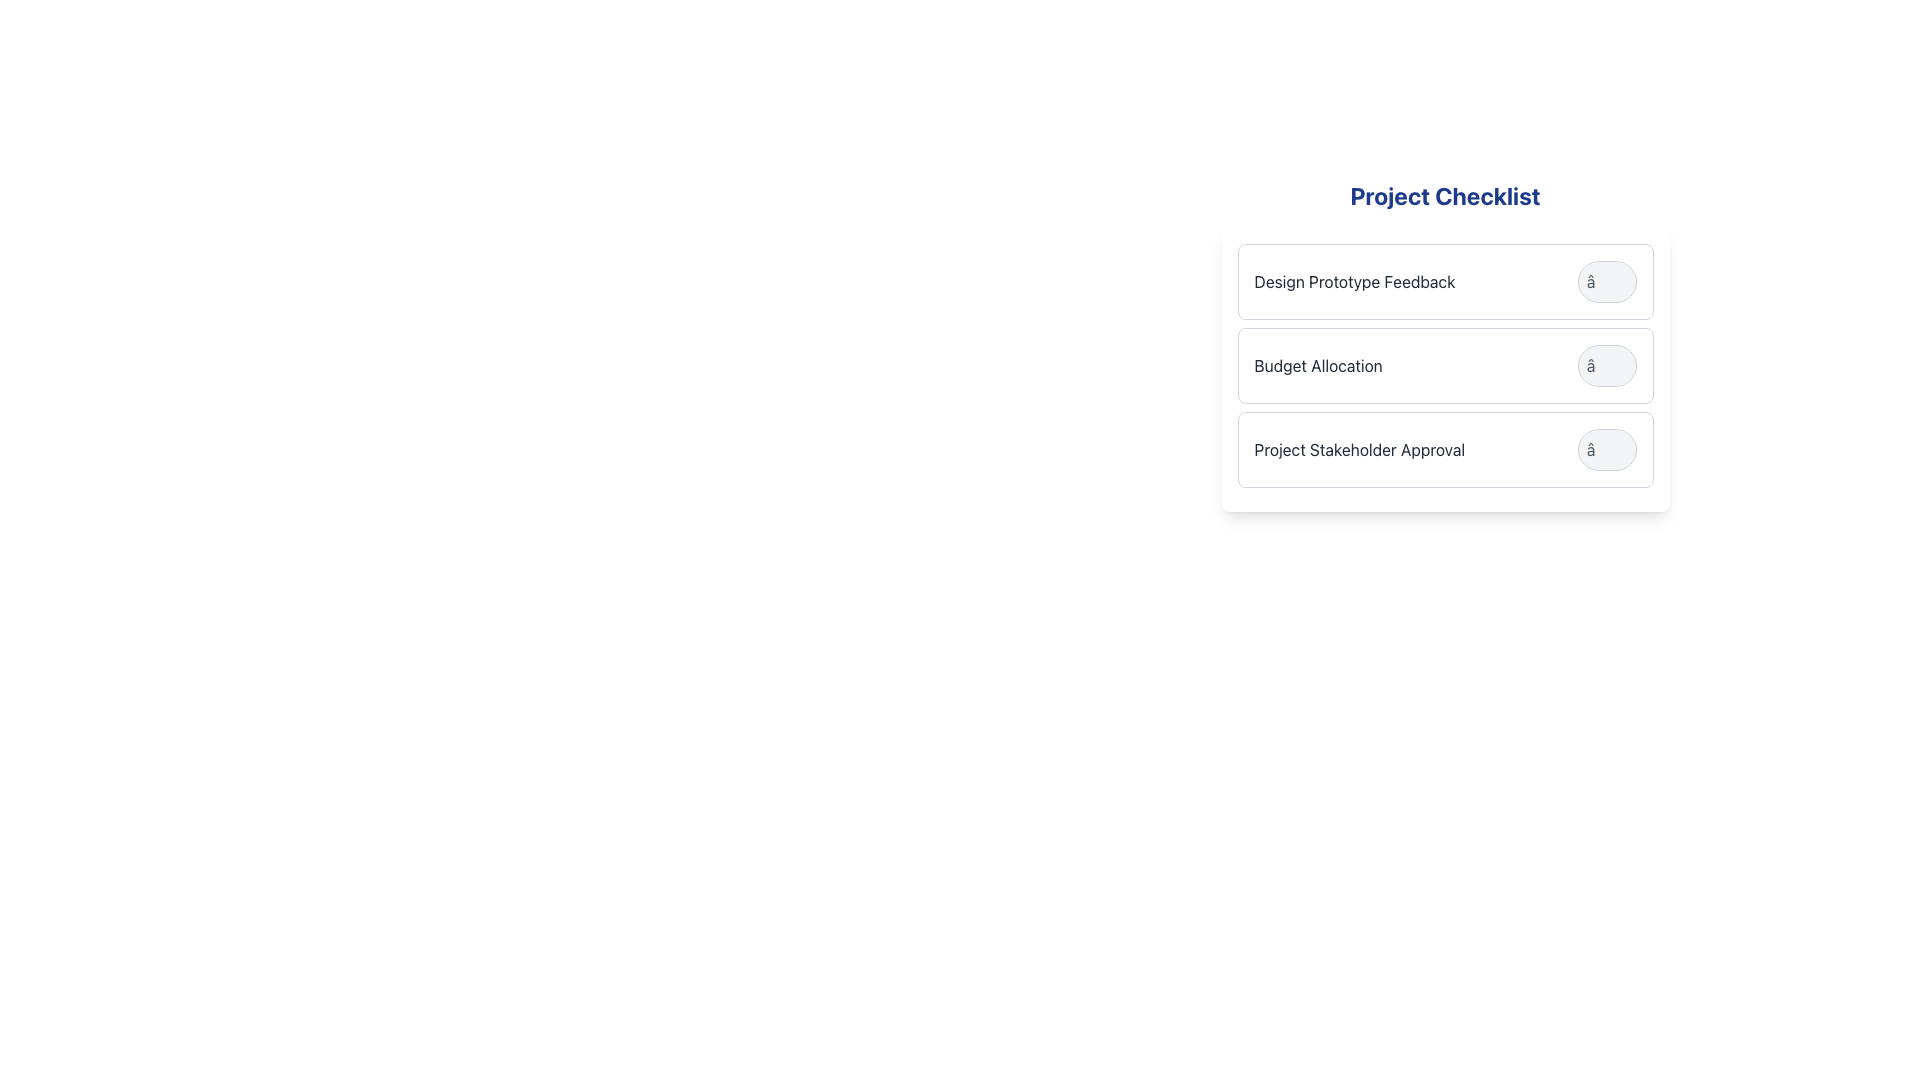 Image resolution: width=1920 pixels, height=1080 pixels. Describe the element at coordinates (1445, 370) in the screenshot. I see `the 'Budget Allocation' task in the second row of the 'Project Checklist'` at that location.